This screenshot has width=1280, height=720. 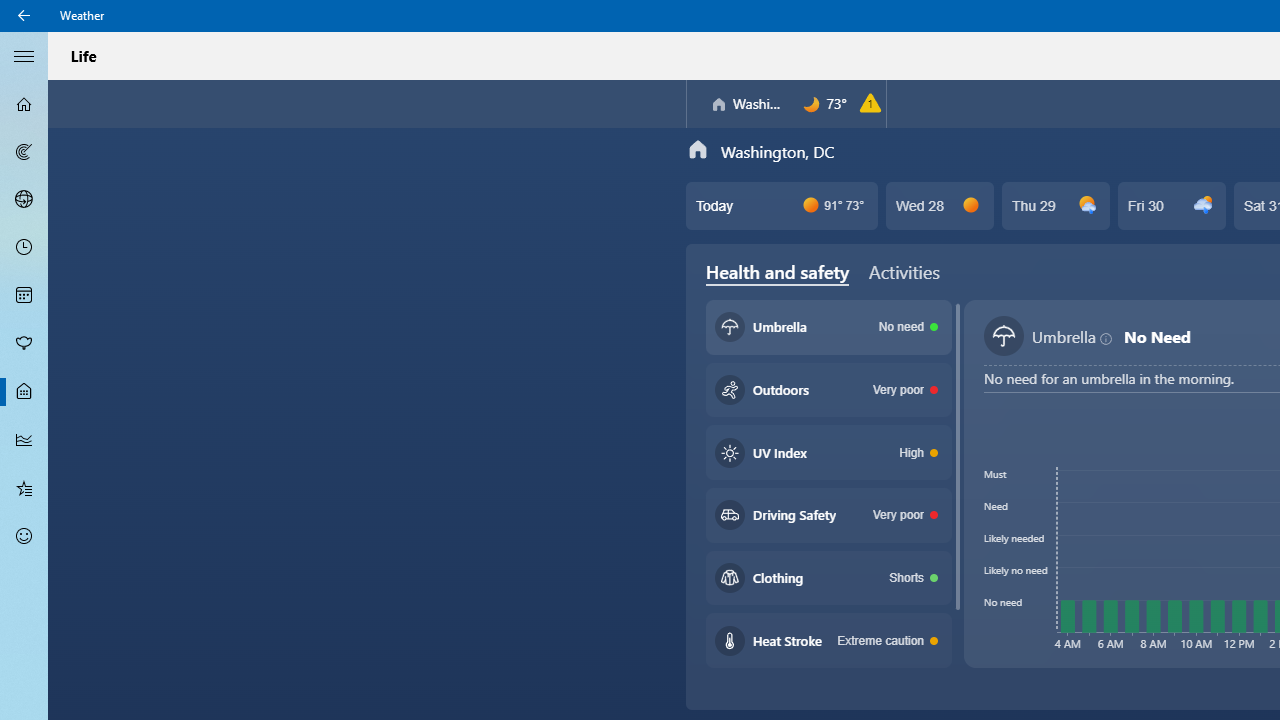 I want to click on 'Favorites - Not Selected', so click(x=24, y=487).